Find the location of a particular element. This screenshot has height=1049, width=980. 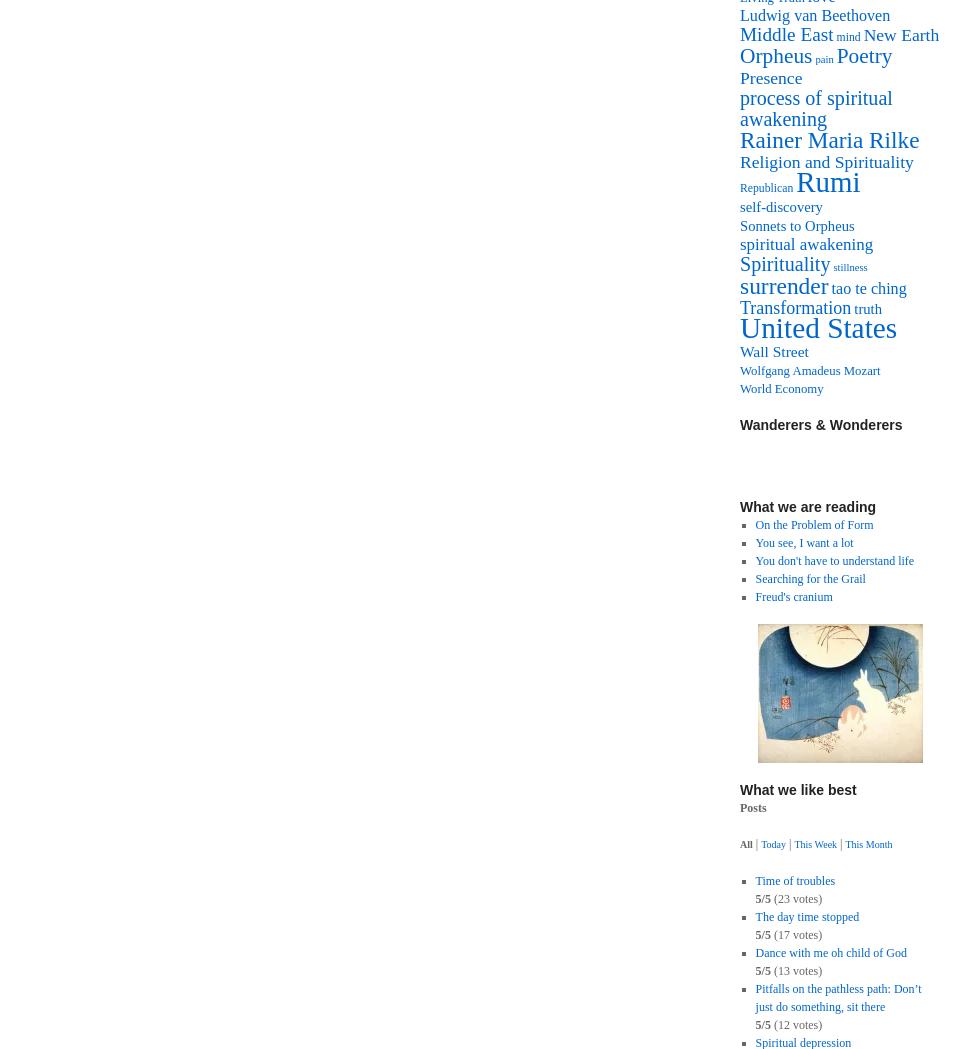

'Wolfgang Amadeus Mozart' is located at coordinates (739, 371).